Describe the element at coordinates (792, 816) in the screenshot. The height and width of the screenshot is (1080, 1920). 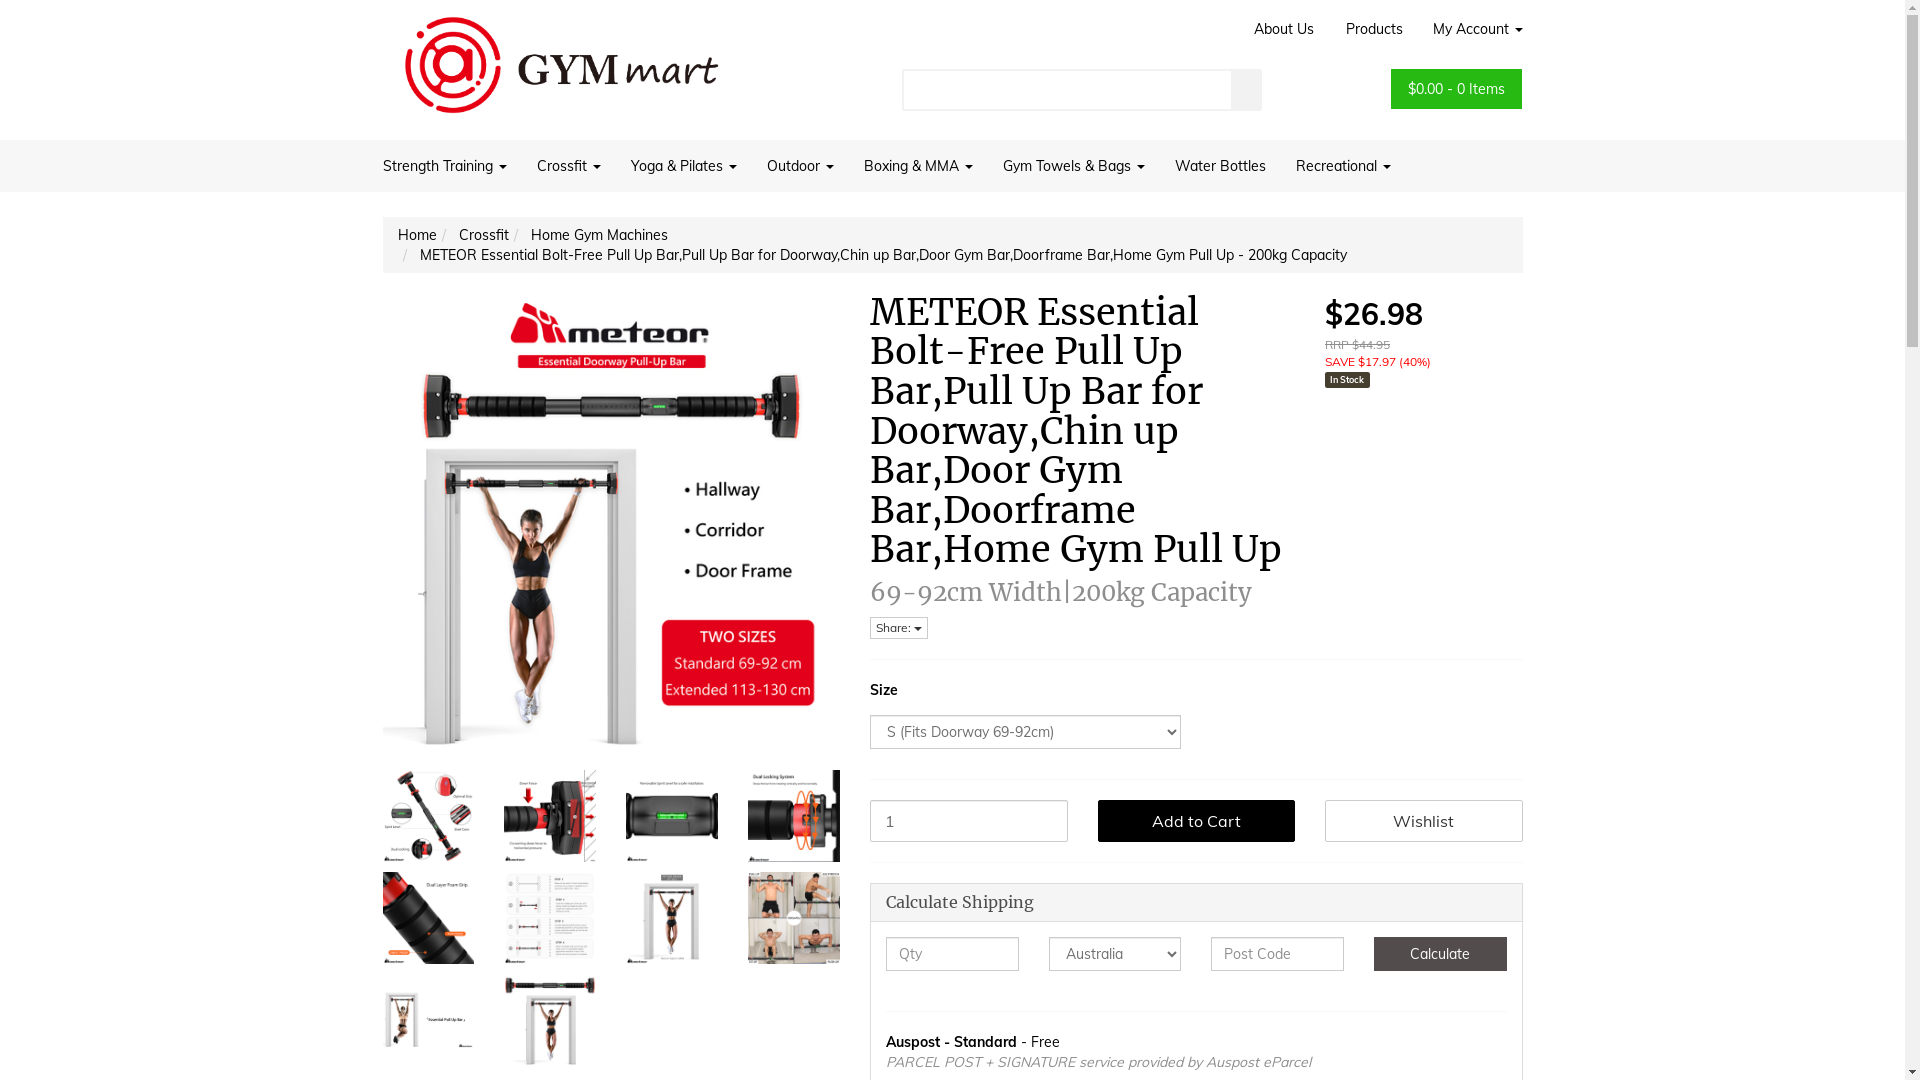
I see `'Large View'` at that location.